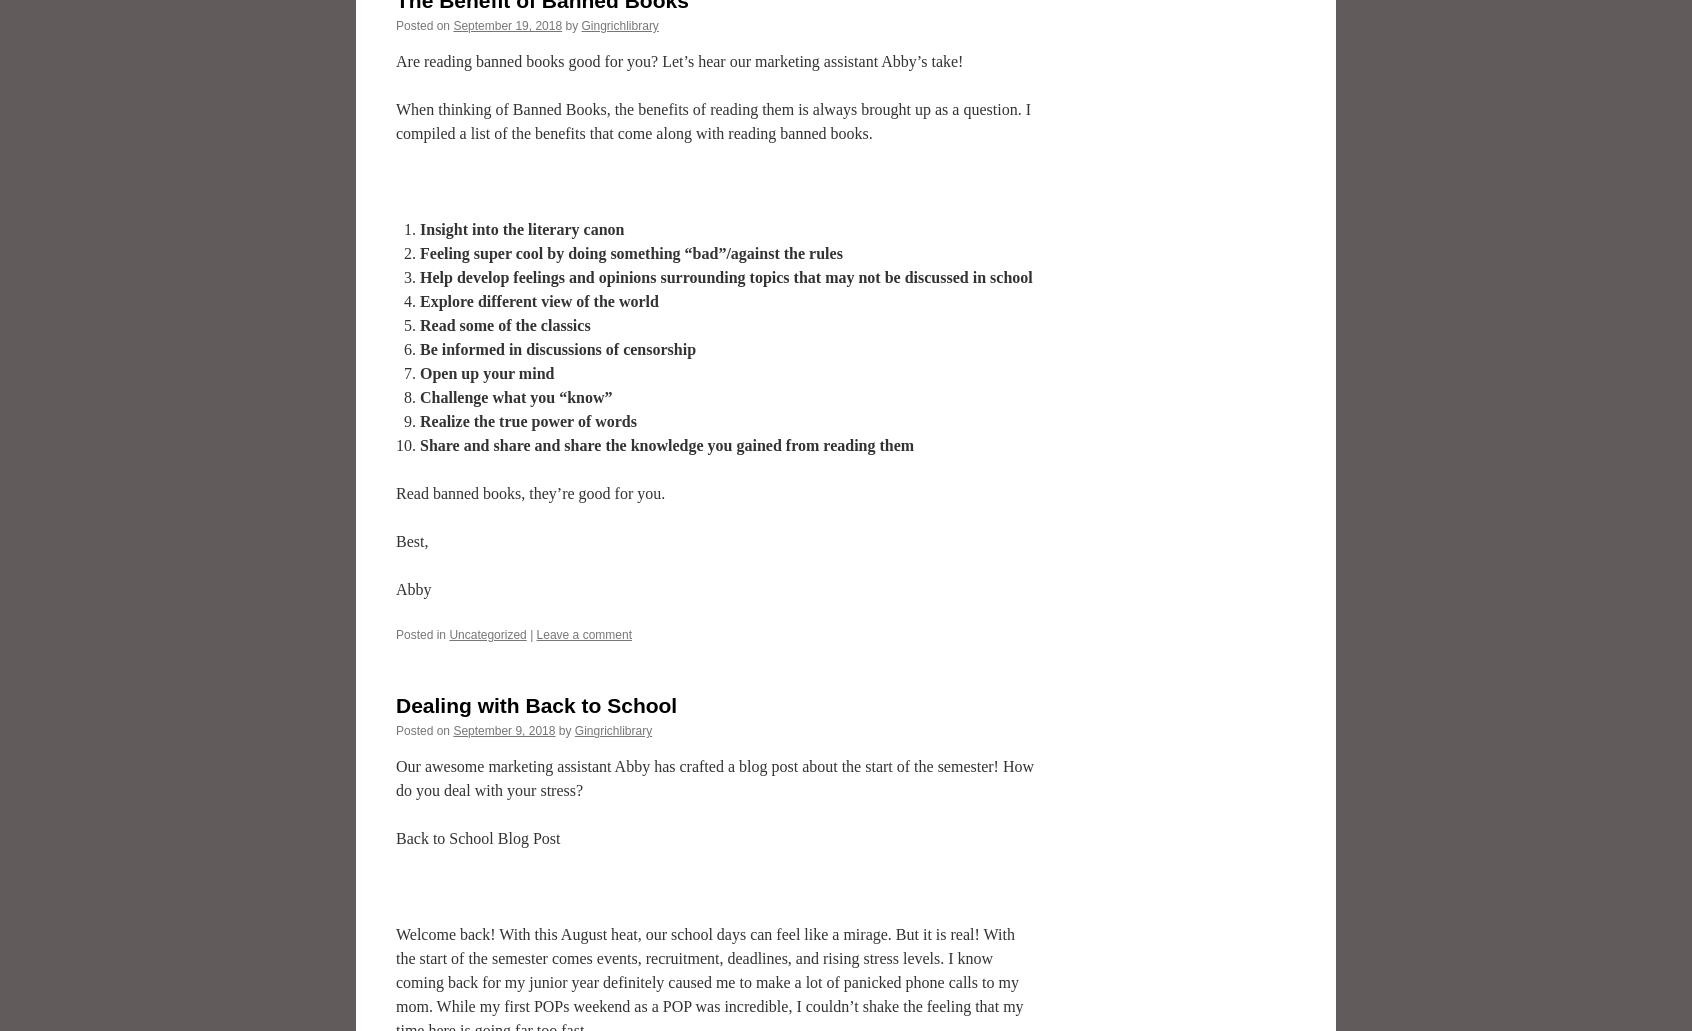 Image resolution: width=1692 pixels, height=1031 pixels. Describe the element at coordinates (528, 421) in the screenshot. I see `'Realize the true power of words'` at that location.